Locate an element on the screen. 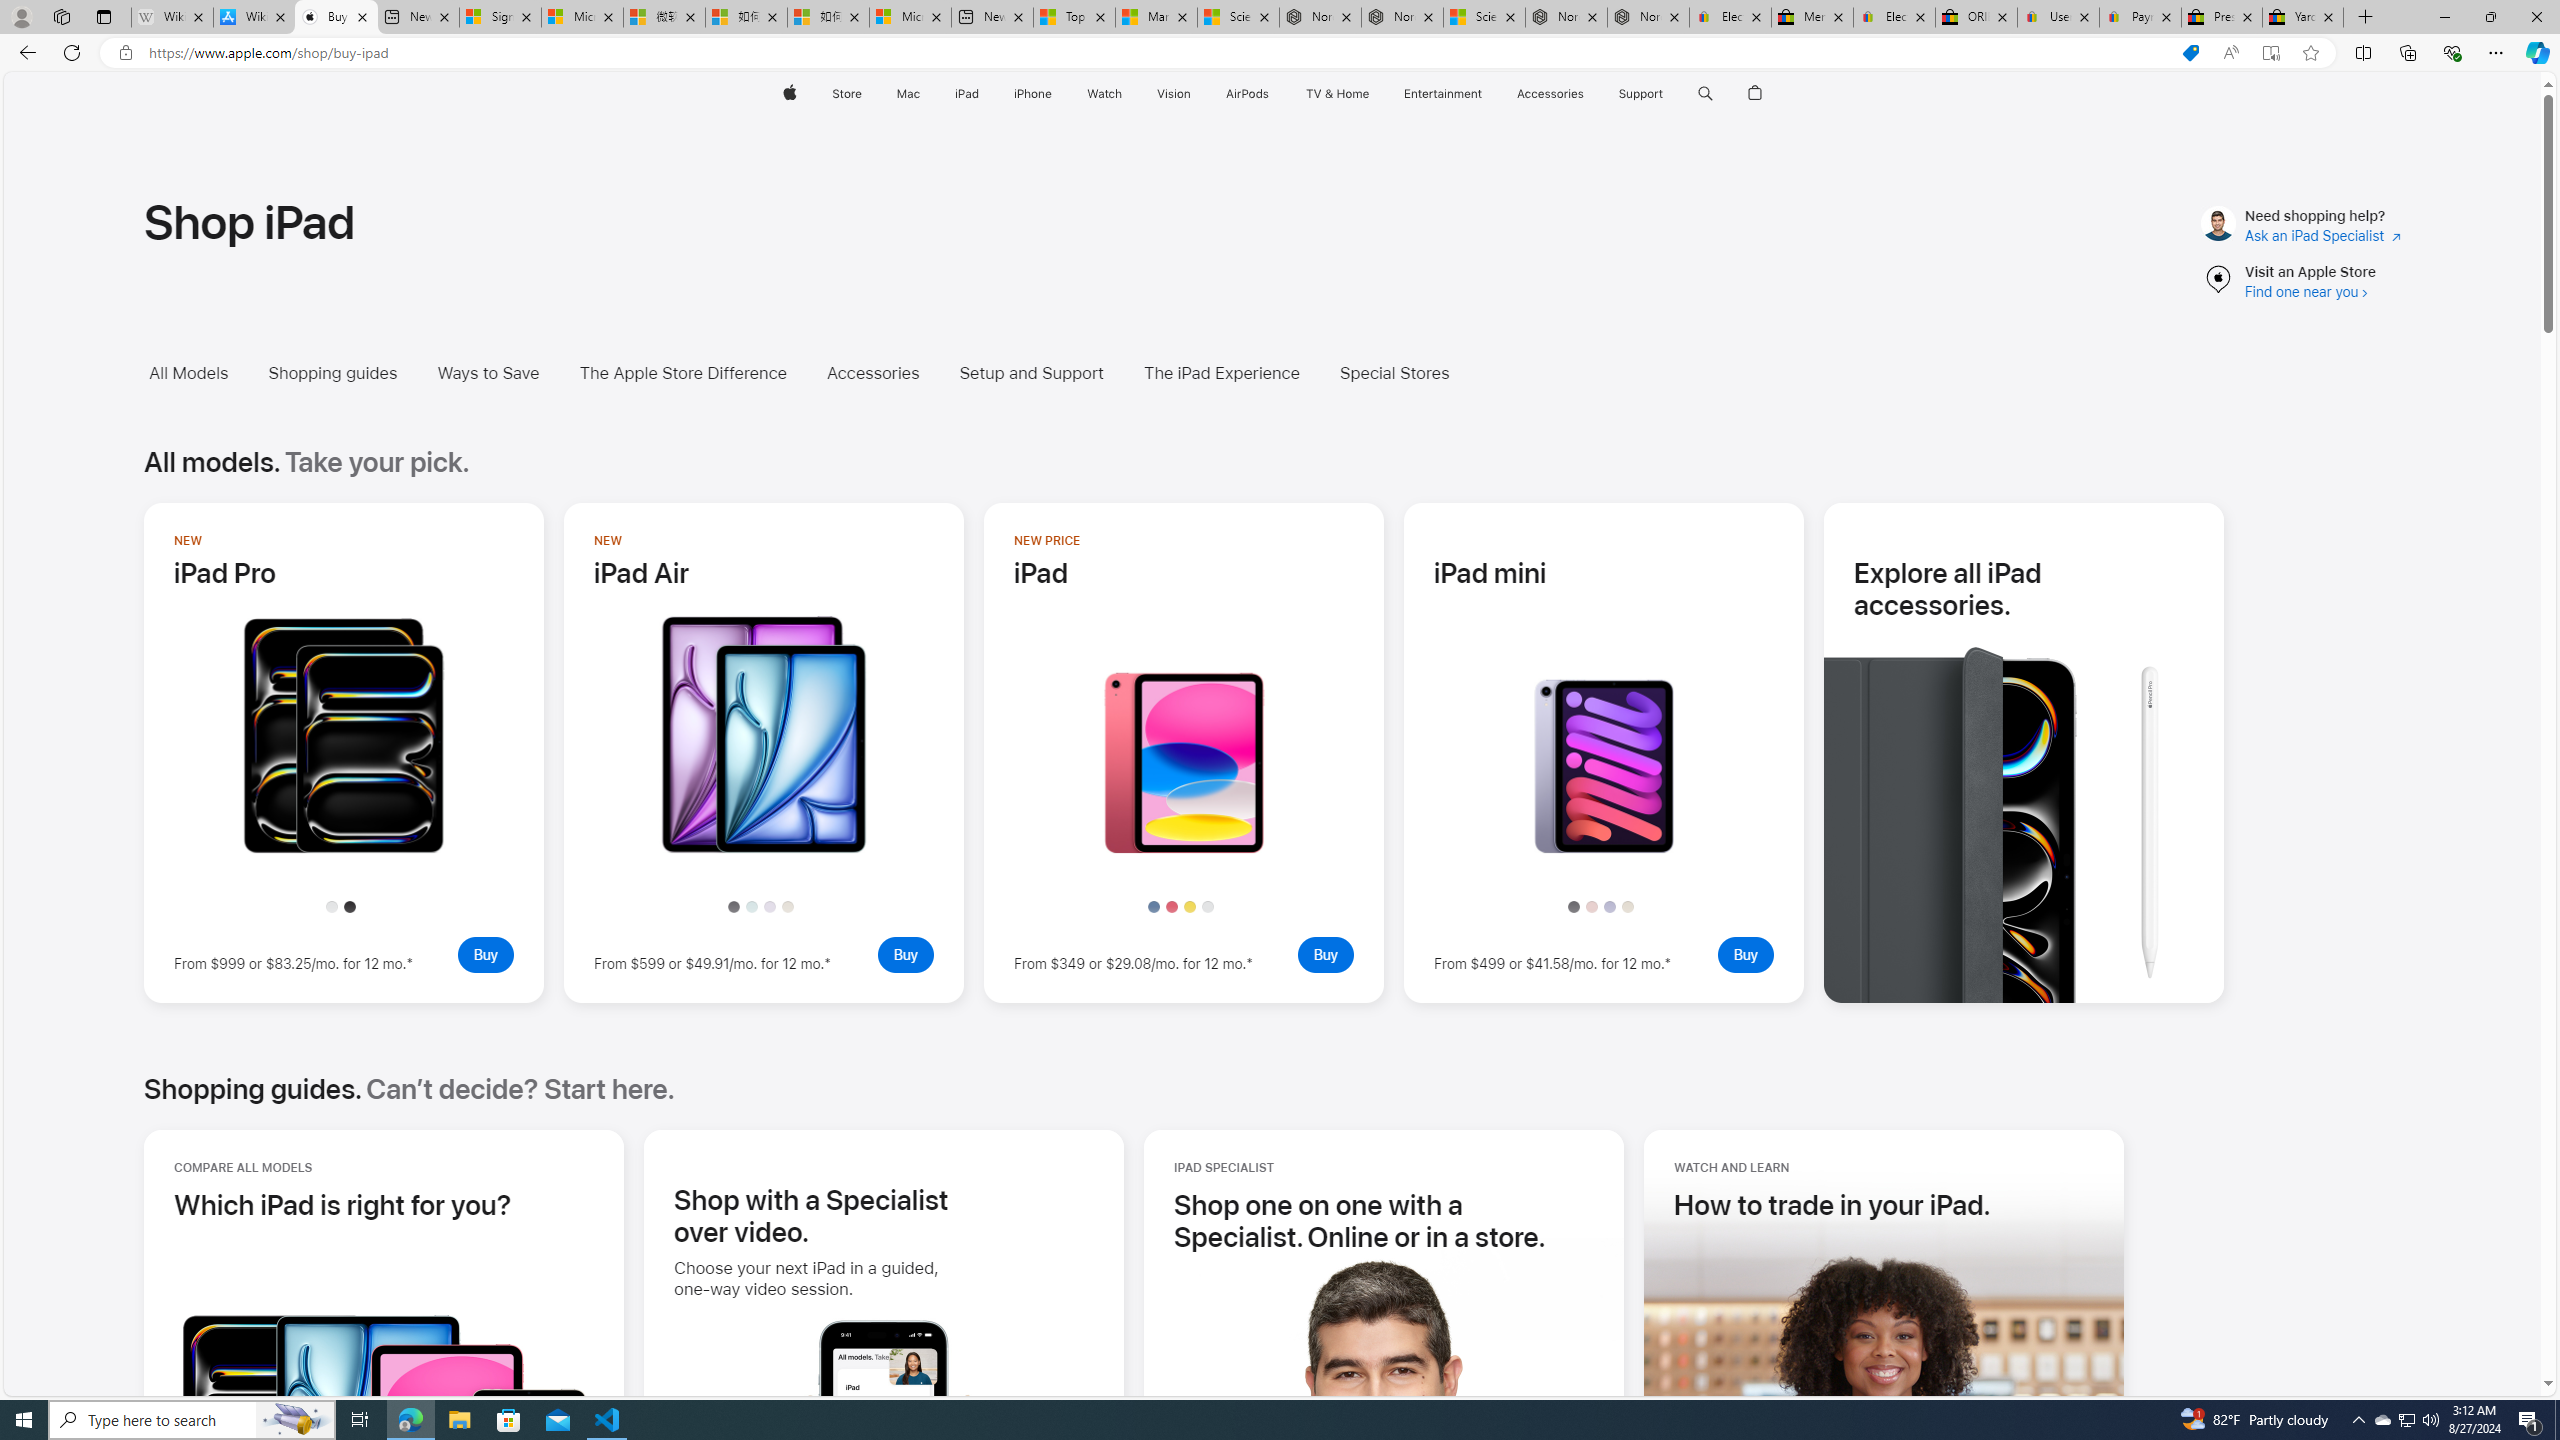  'Support' is located at coordinates (1639, 93).